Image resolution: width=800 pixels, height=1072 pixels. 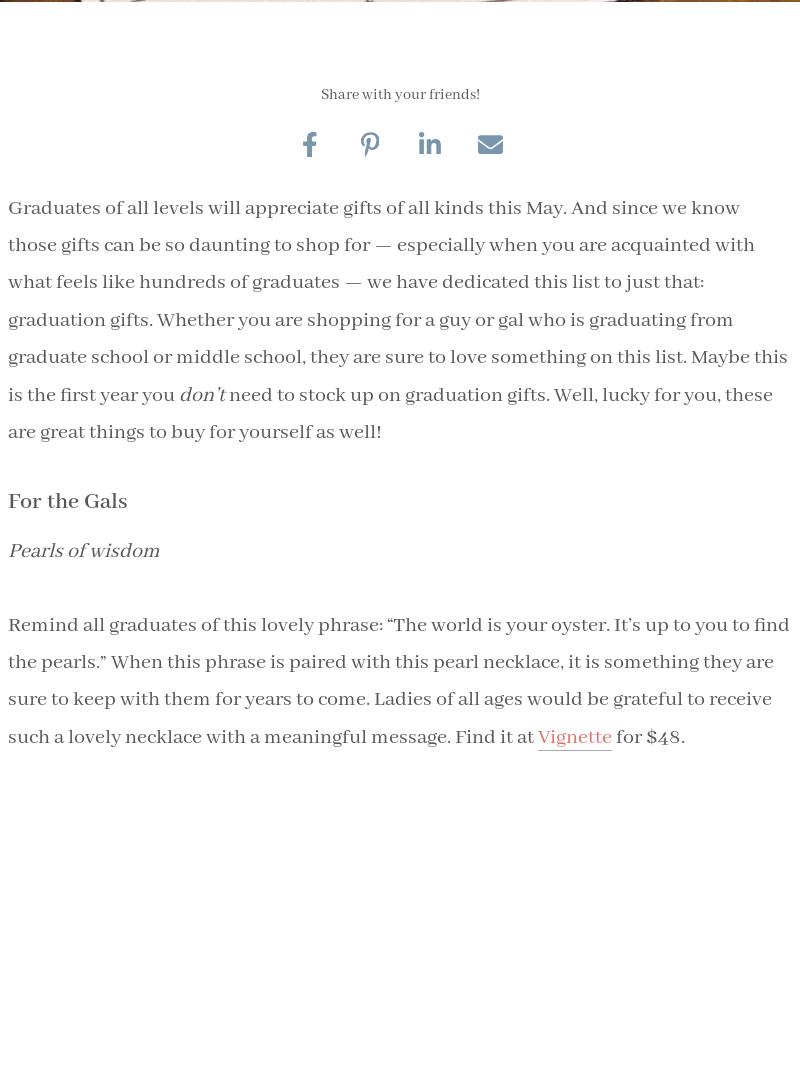 I want to click on 'Real Estate Submission', so click(x=364, y=641).